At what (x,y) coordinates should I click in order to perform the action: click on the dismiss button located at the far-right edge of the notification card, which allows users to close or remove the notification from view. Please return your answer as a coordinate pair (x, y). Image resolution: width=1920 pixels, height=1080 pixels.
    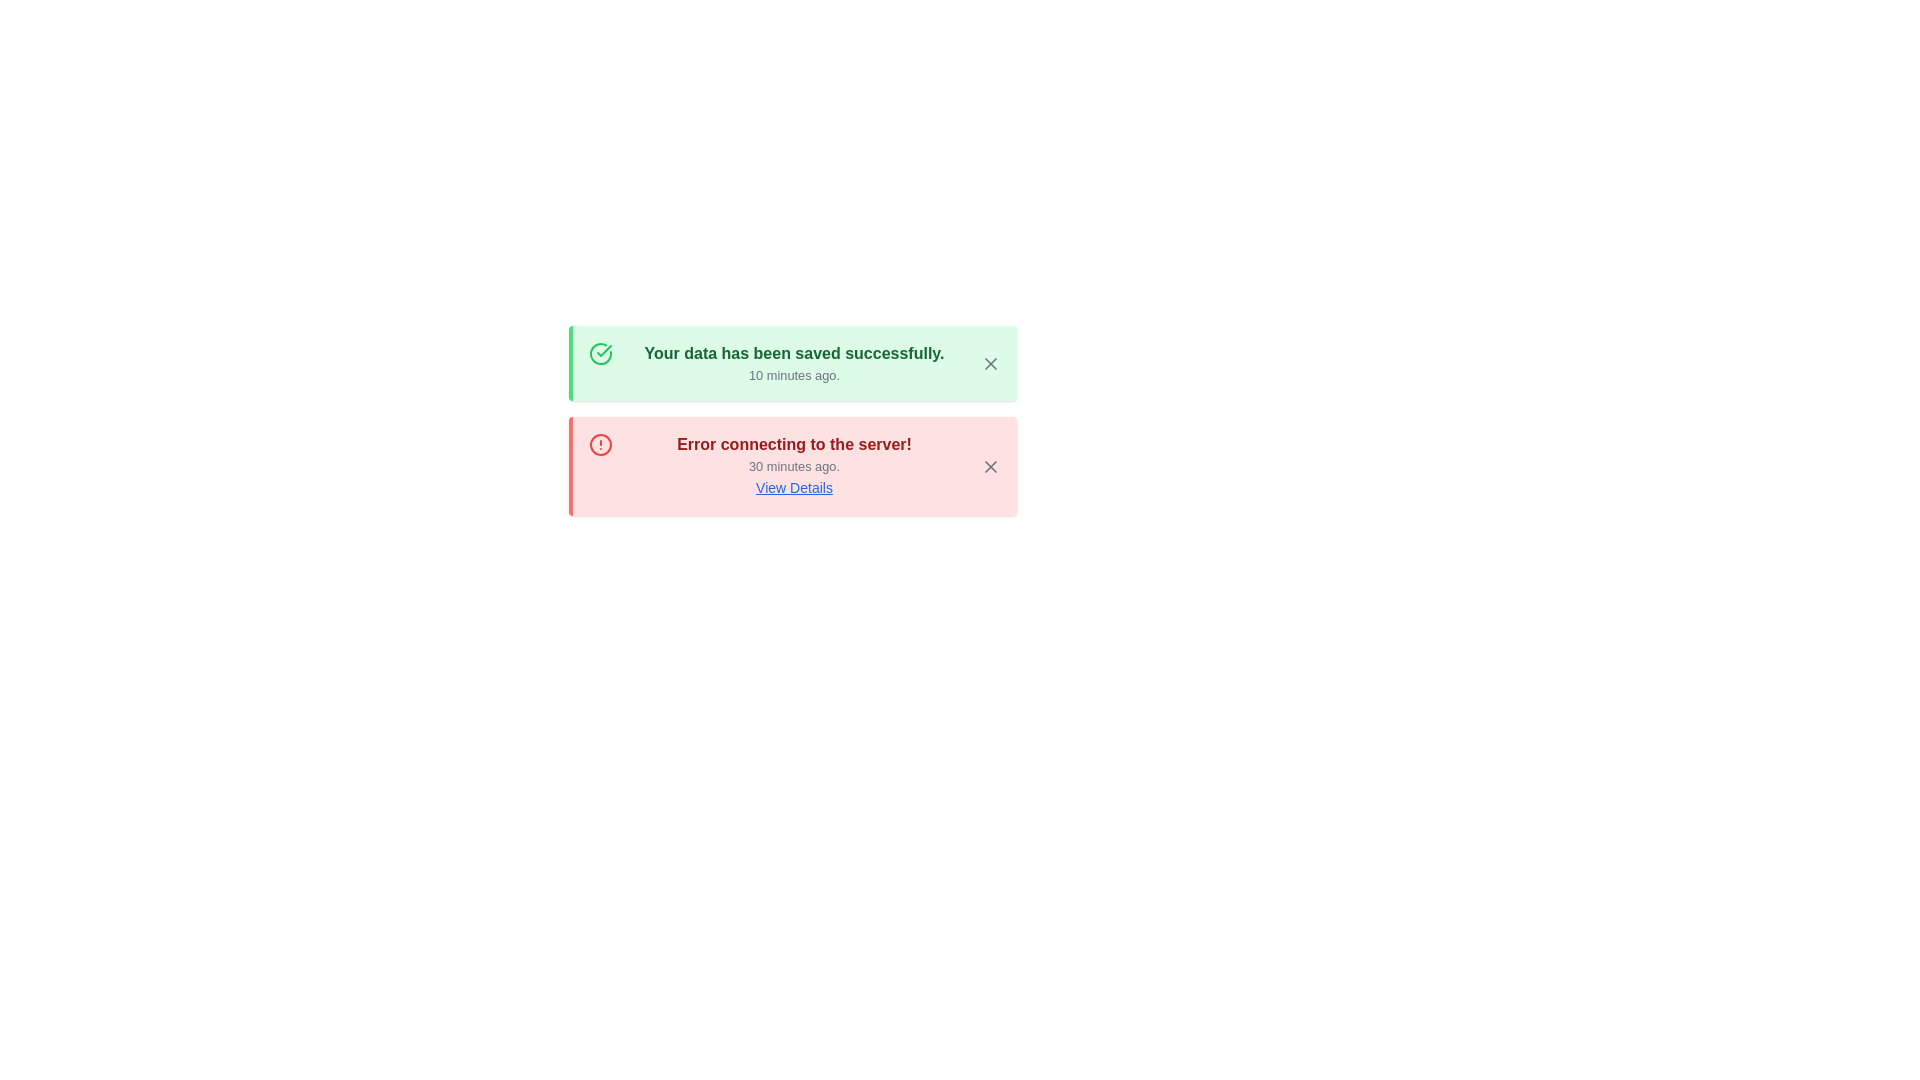
    Looking at the image, I should click on (990, 466).